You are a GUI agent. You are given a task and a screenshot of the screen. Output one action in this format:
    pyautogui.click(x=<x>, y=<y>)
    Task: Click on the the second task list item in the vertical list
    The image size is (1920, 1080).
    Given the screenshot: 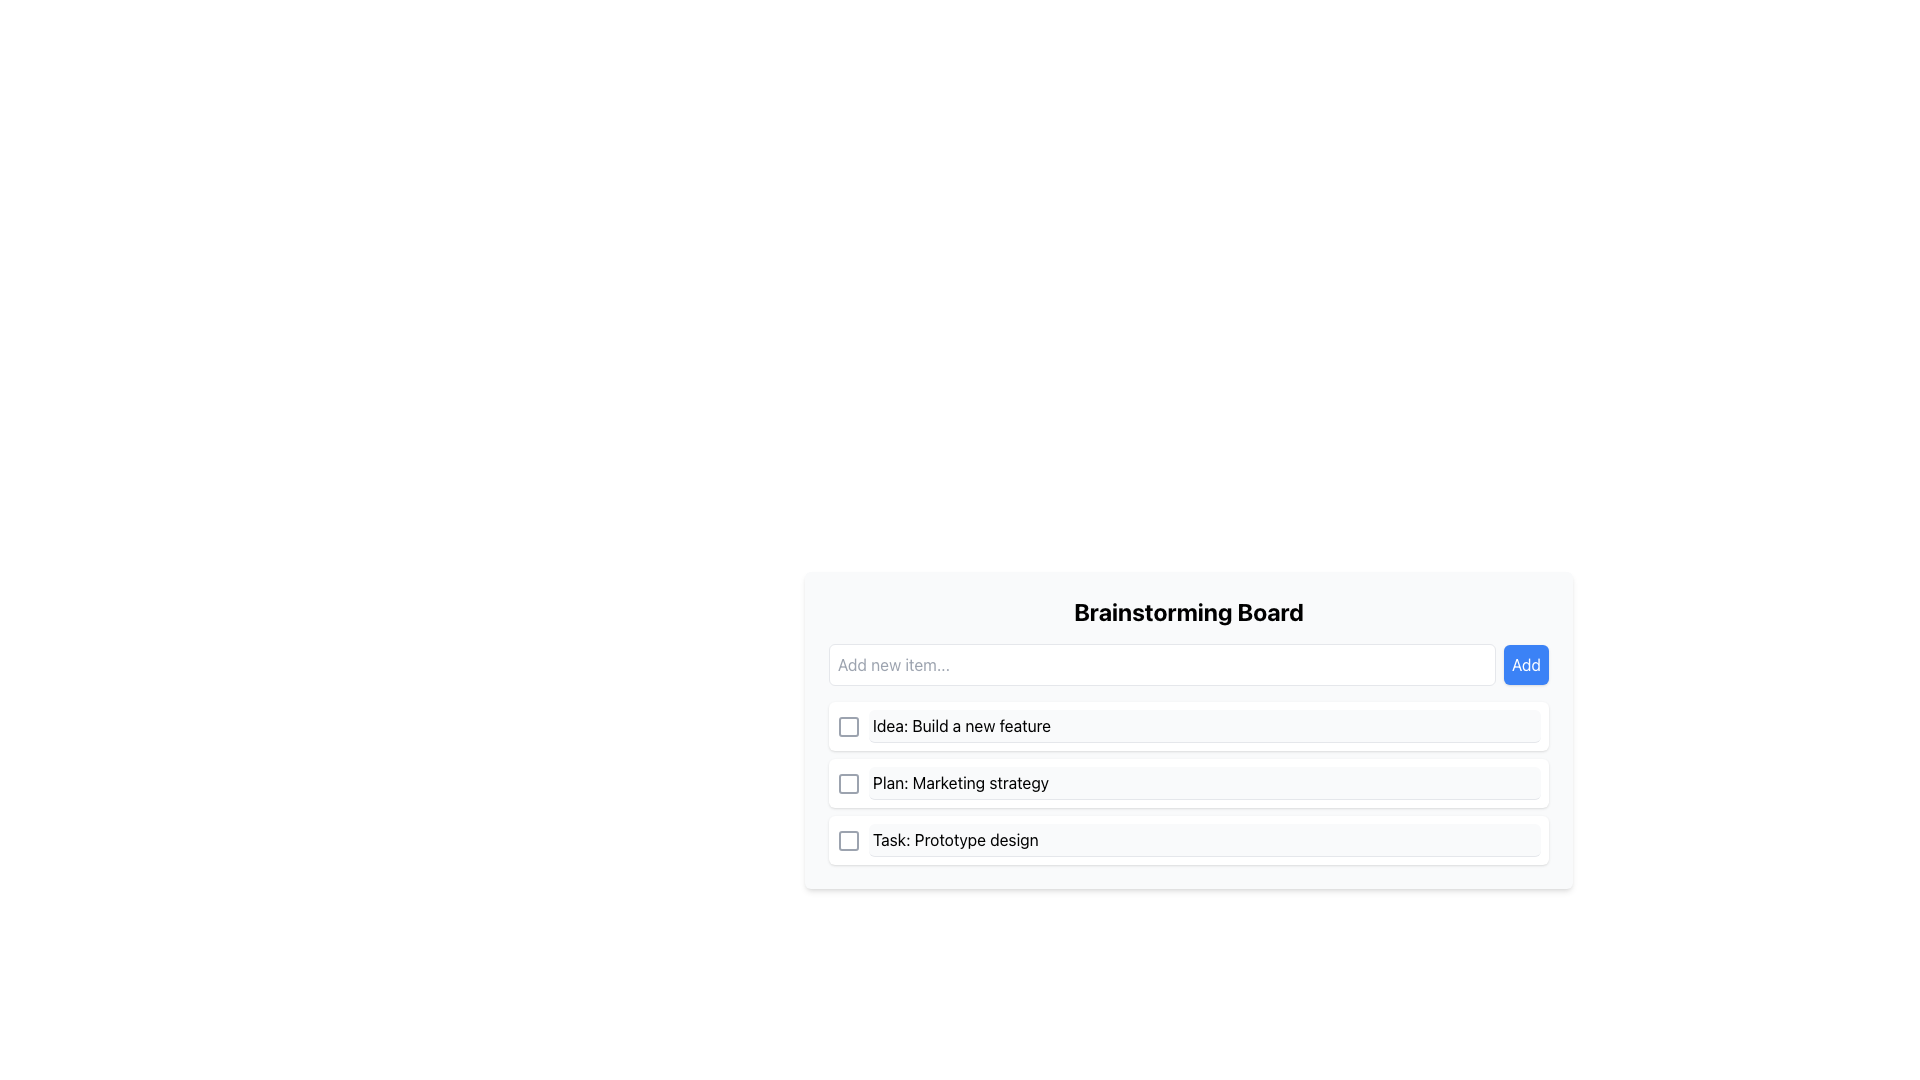 What is the action you would take?
    pyautogui.click(x=1189, y=782)
    